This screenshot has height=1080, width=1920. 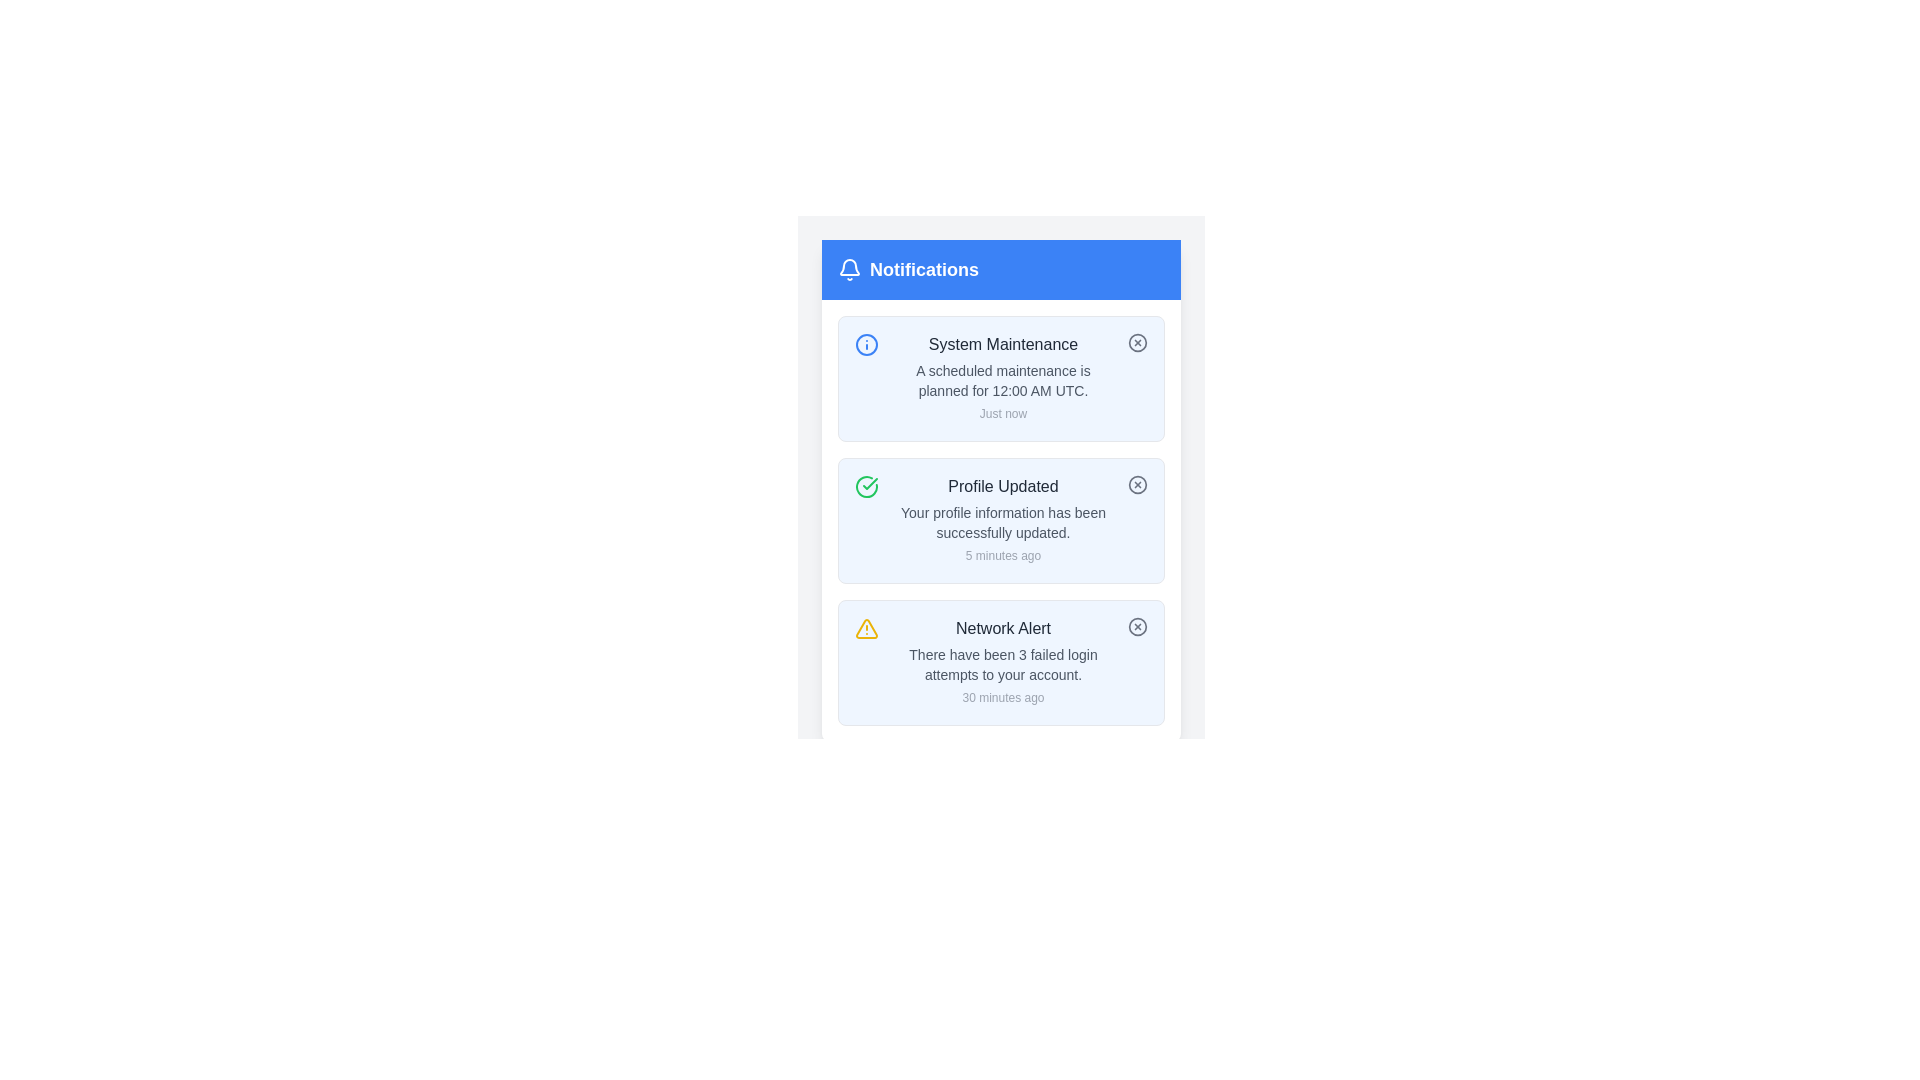 What do you see at coordinates (1137, 626) in the screenshot?
I see `the circular graphic icon representing a cancel or close action located in the third notification item in the list` at bounding box center [1137, 626].